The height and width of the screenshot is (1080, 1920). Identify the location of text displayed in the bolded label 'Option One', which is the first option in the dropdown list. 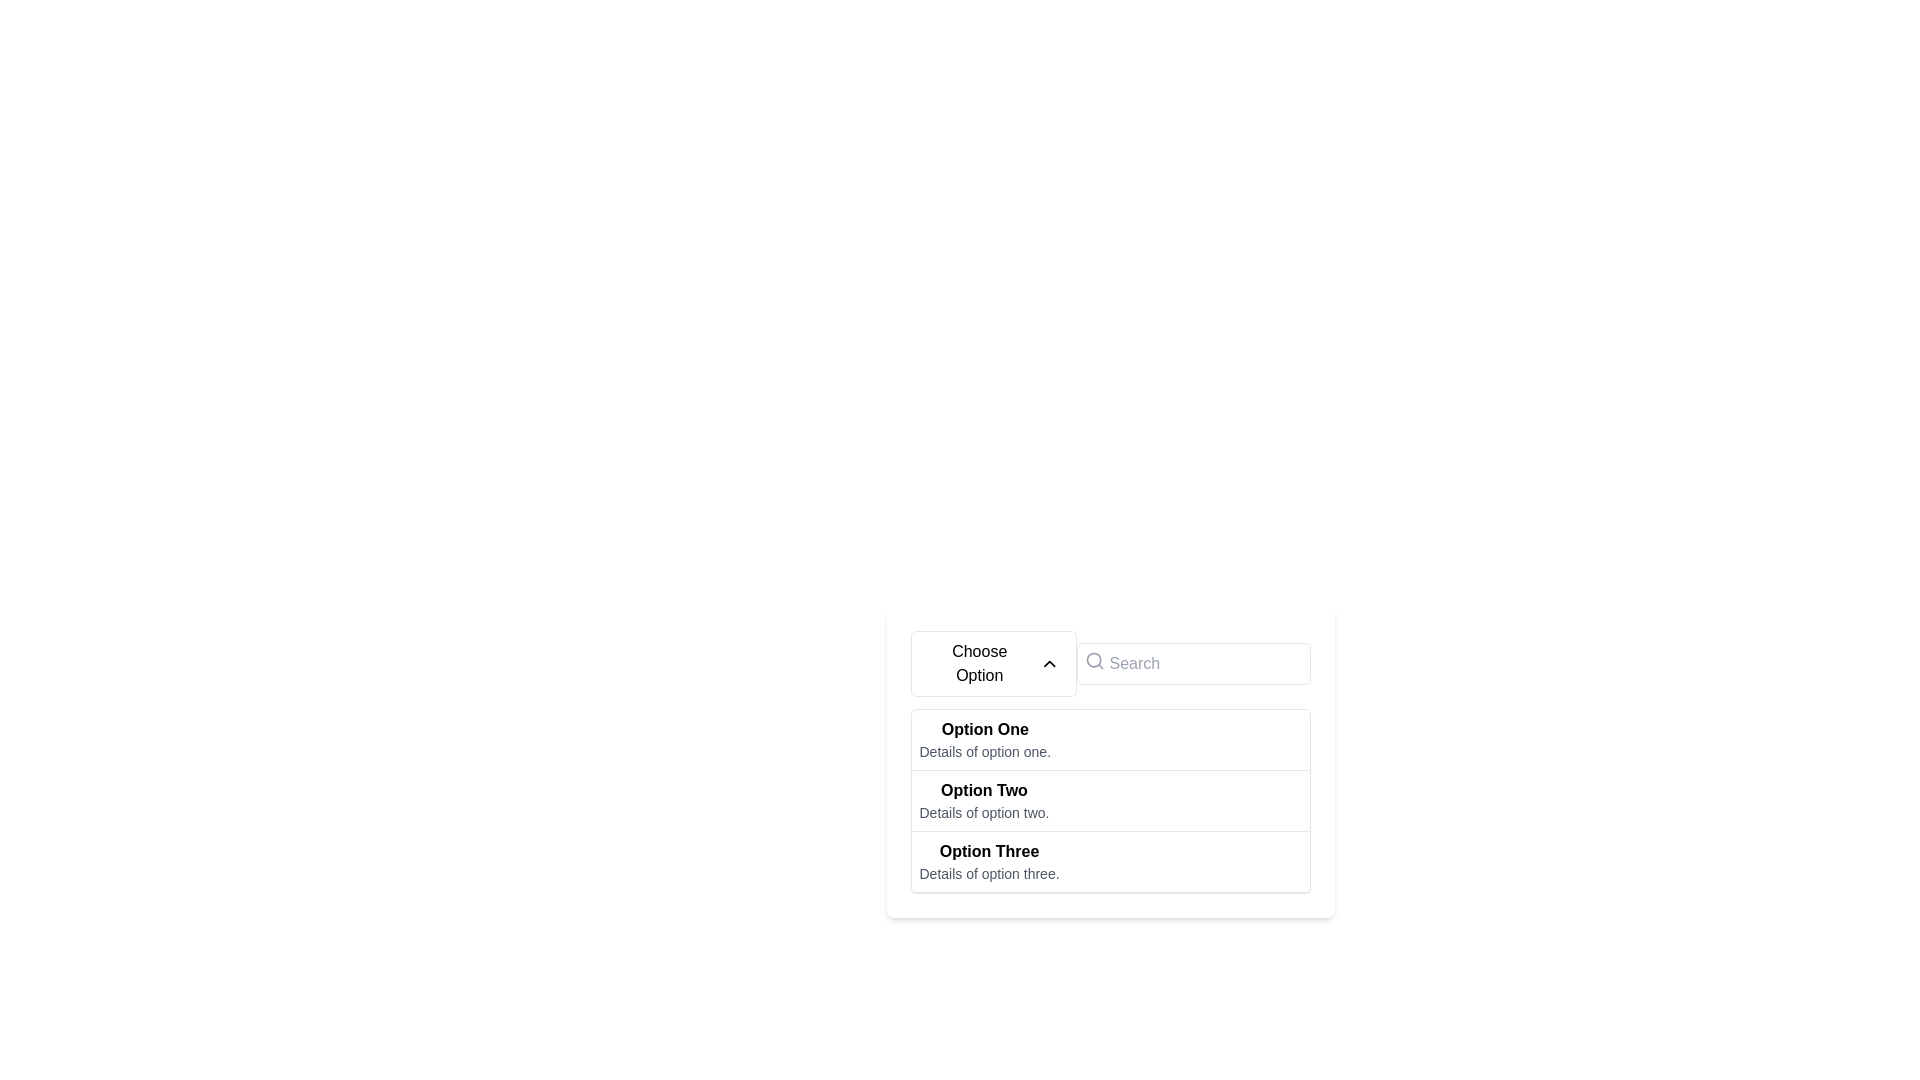
(985, 729).